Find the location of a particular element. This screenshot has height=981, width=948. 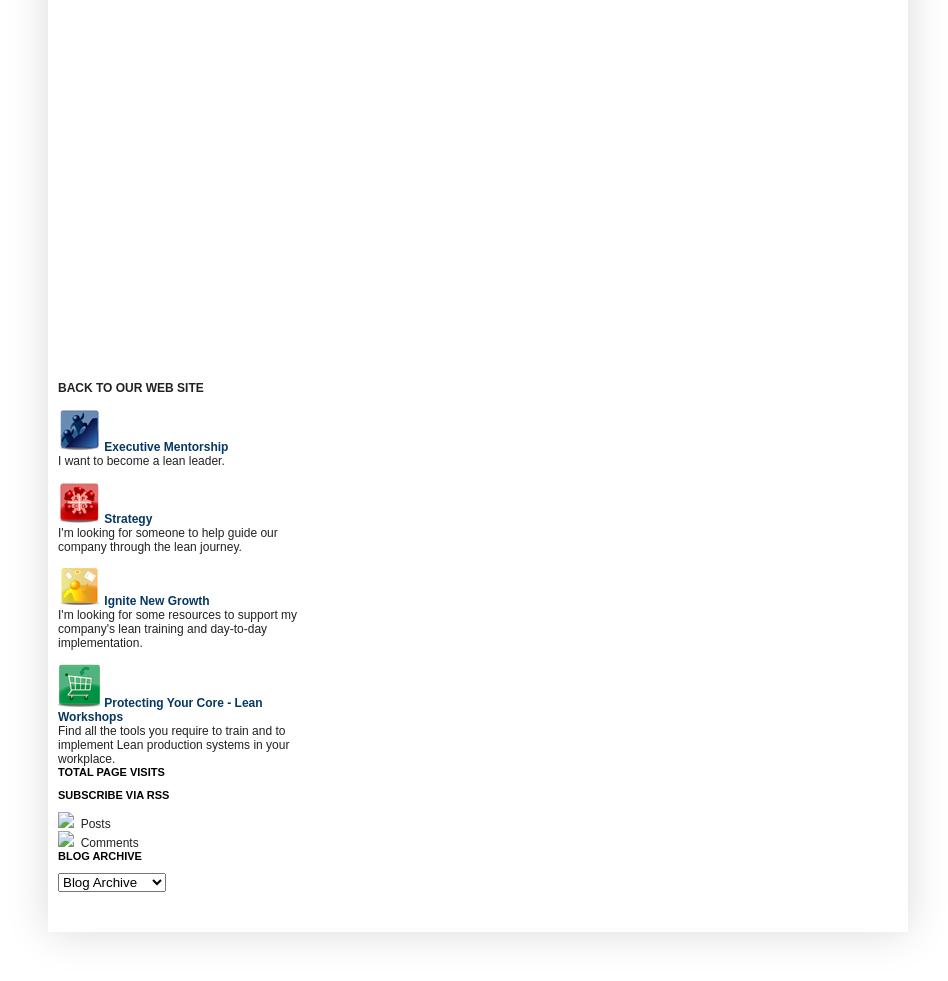

'Protecting Your Core - Lean Workshops' is located at coordinates (159, 710).